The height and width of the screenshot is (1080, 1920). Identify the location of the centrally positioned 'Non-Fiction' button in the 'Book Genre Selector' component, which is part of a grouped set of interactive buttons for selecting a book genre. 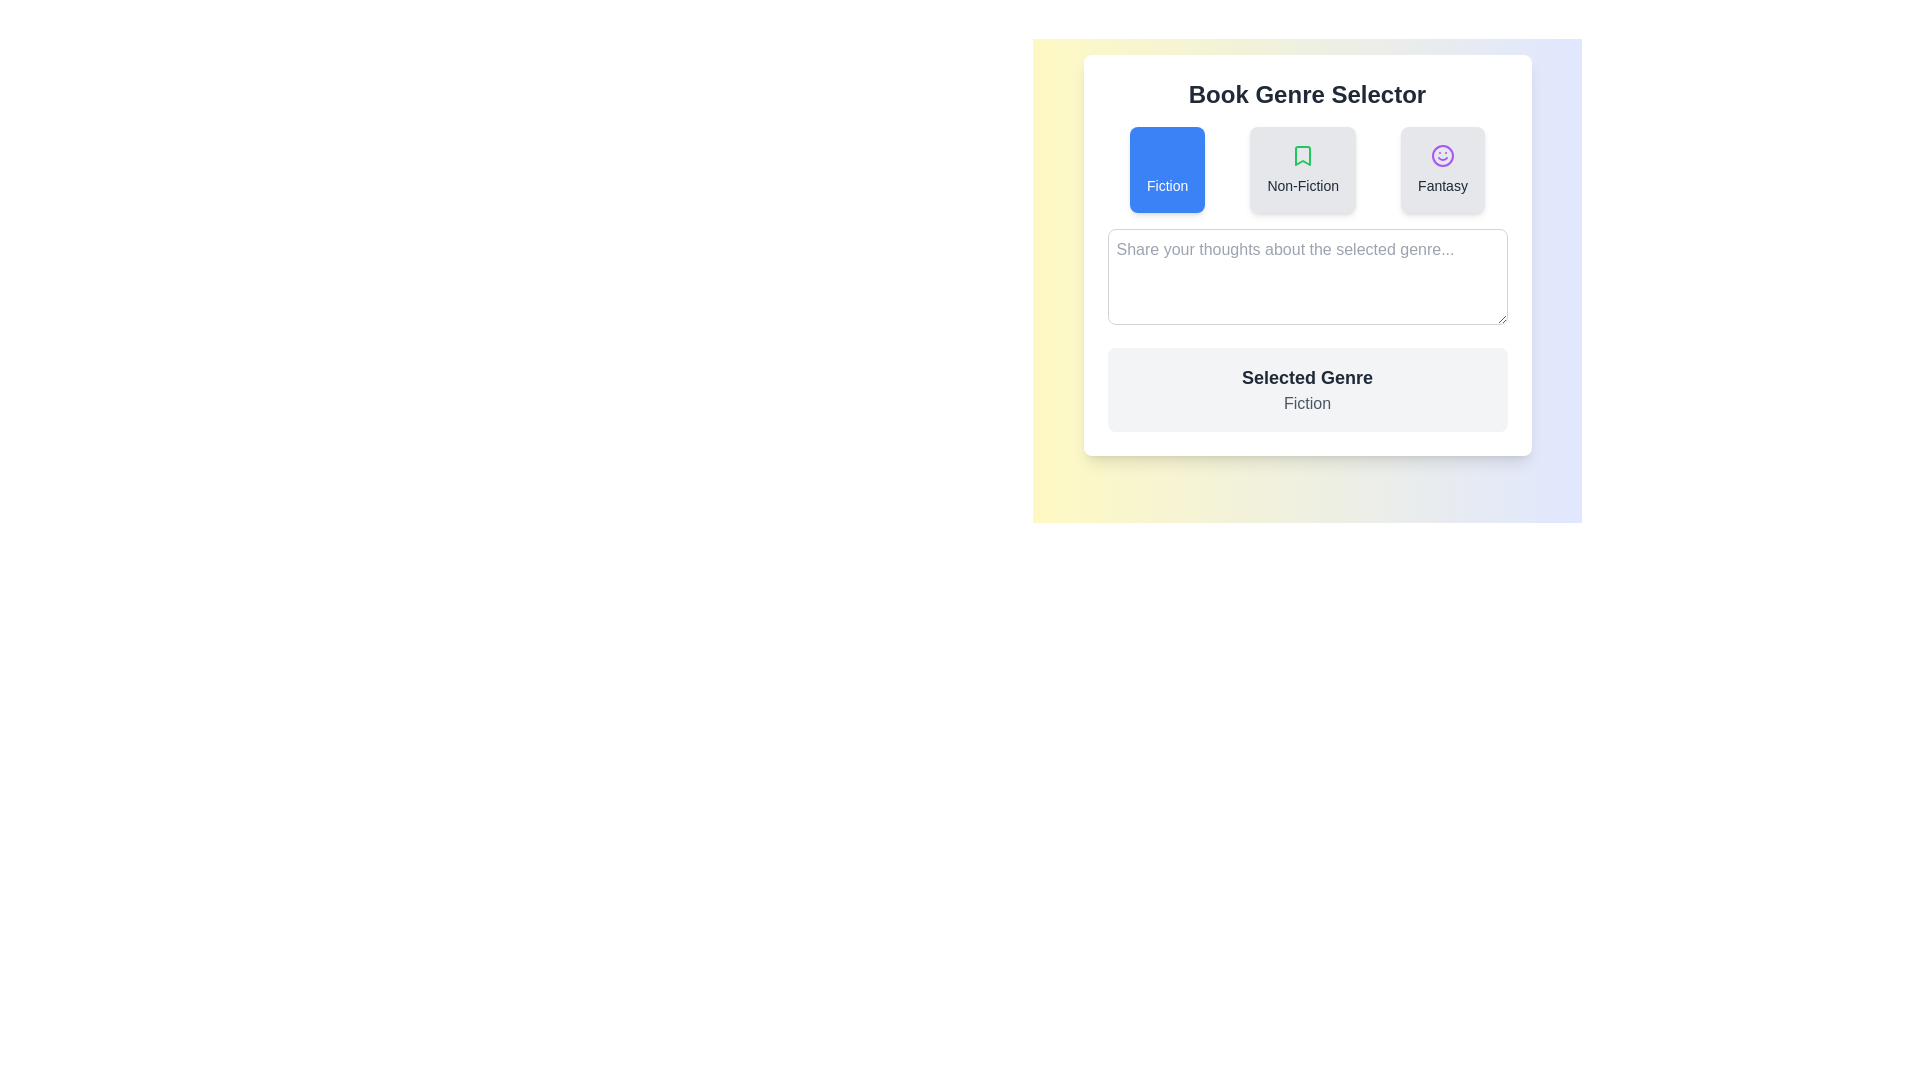
(1307, 168).